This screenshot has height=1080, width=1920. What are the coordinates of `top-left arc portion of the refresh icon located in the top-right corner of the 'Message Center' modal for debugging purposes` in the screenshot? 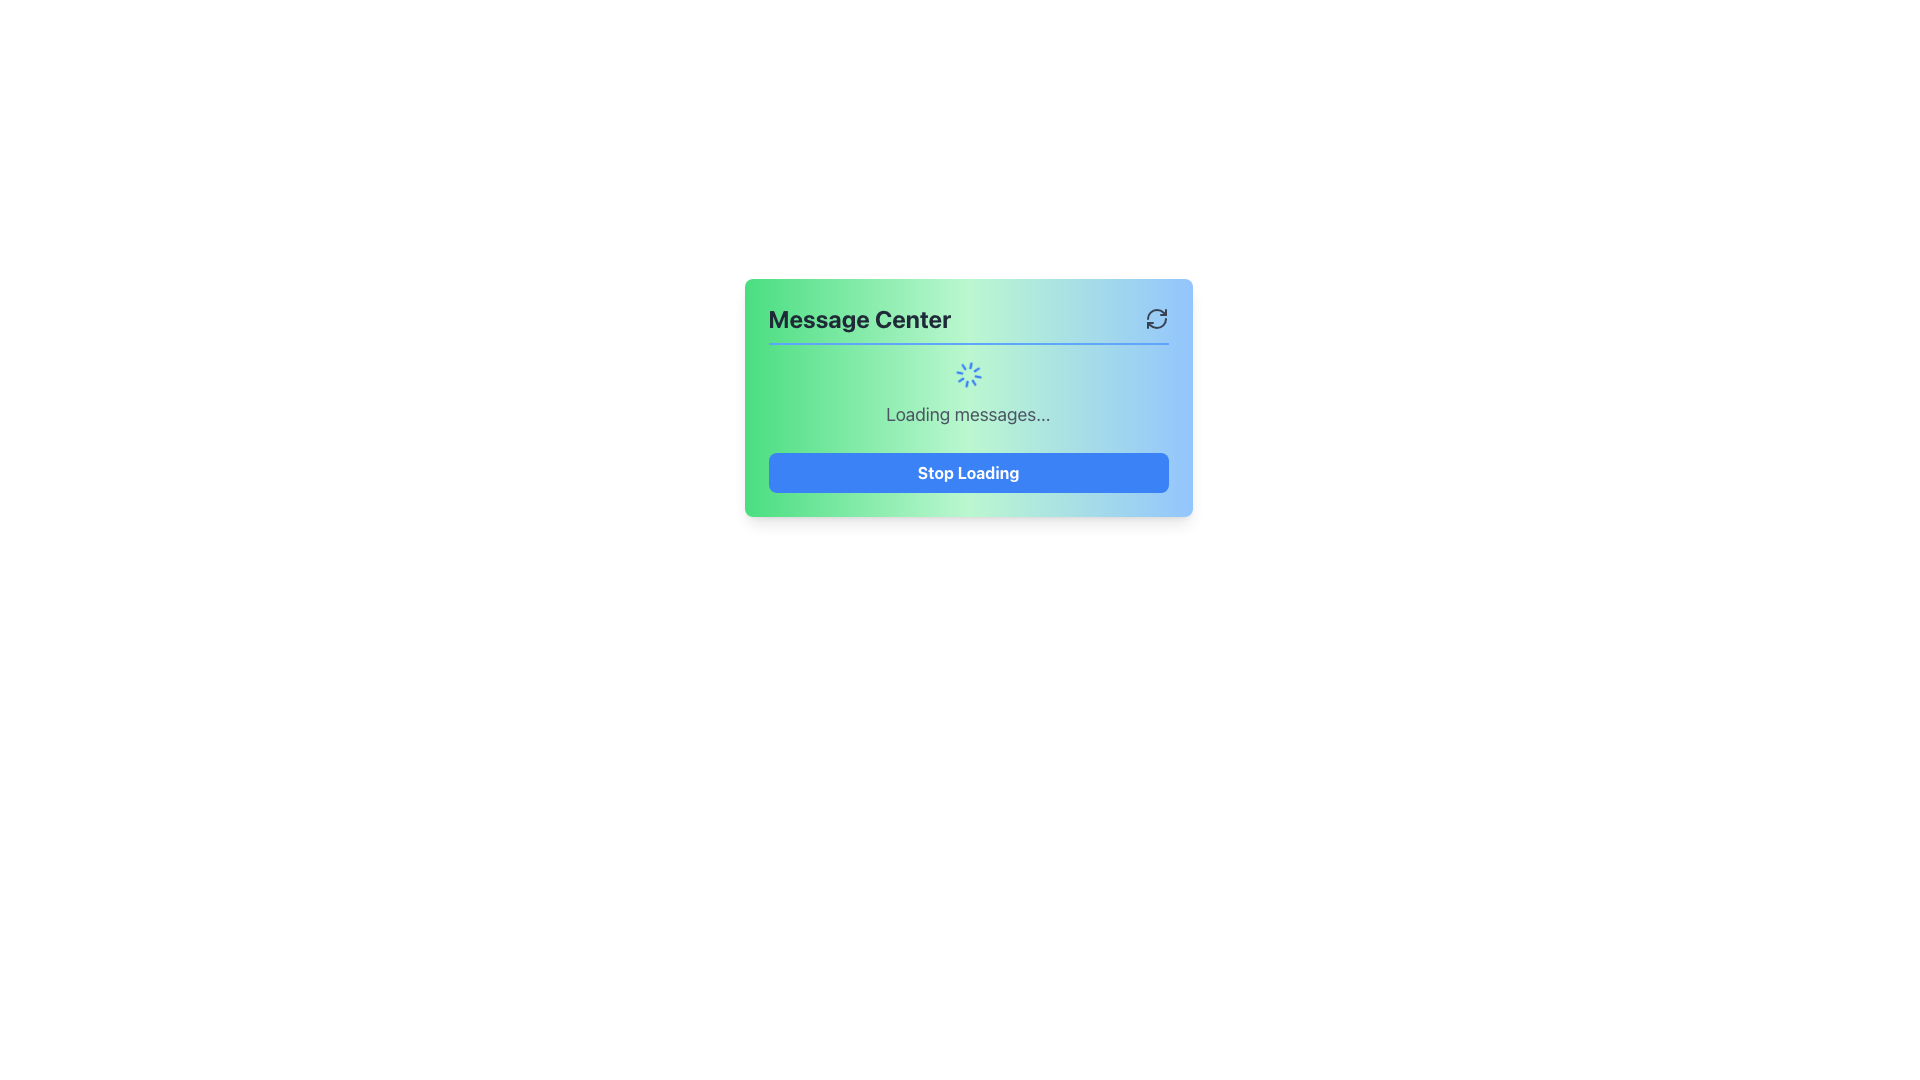 It's located at (1156, 314).